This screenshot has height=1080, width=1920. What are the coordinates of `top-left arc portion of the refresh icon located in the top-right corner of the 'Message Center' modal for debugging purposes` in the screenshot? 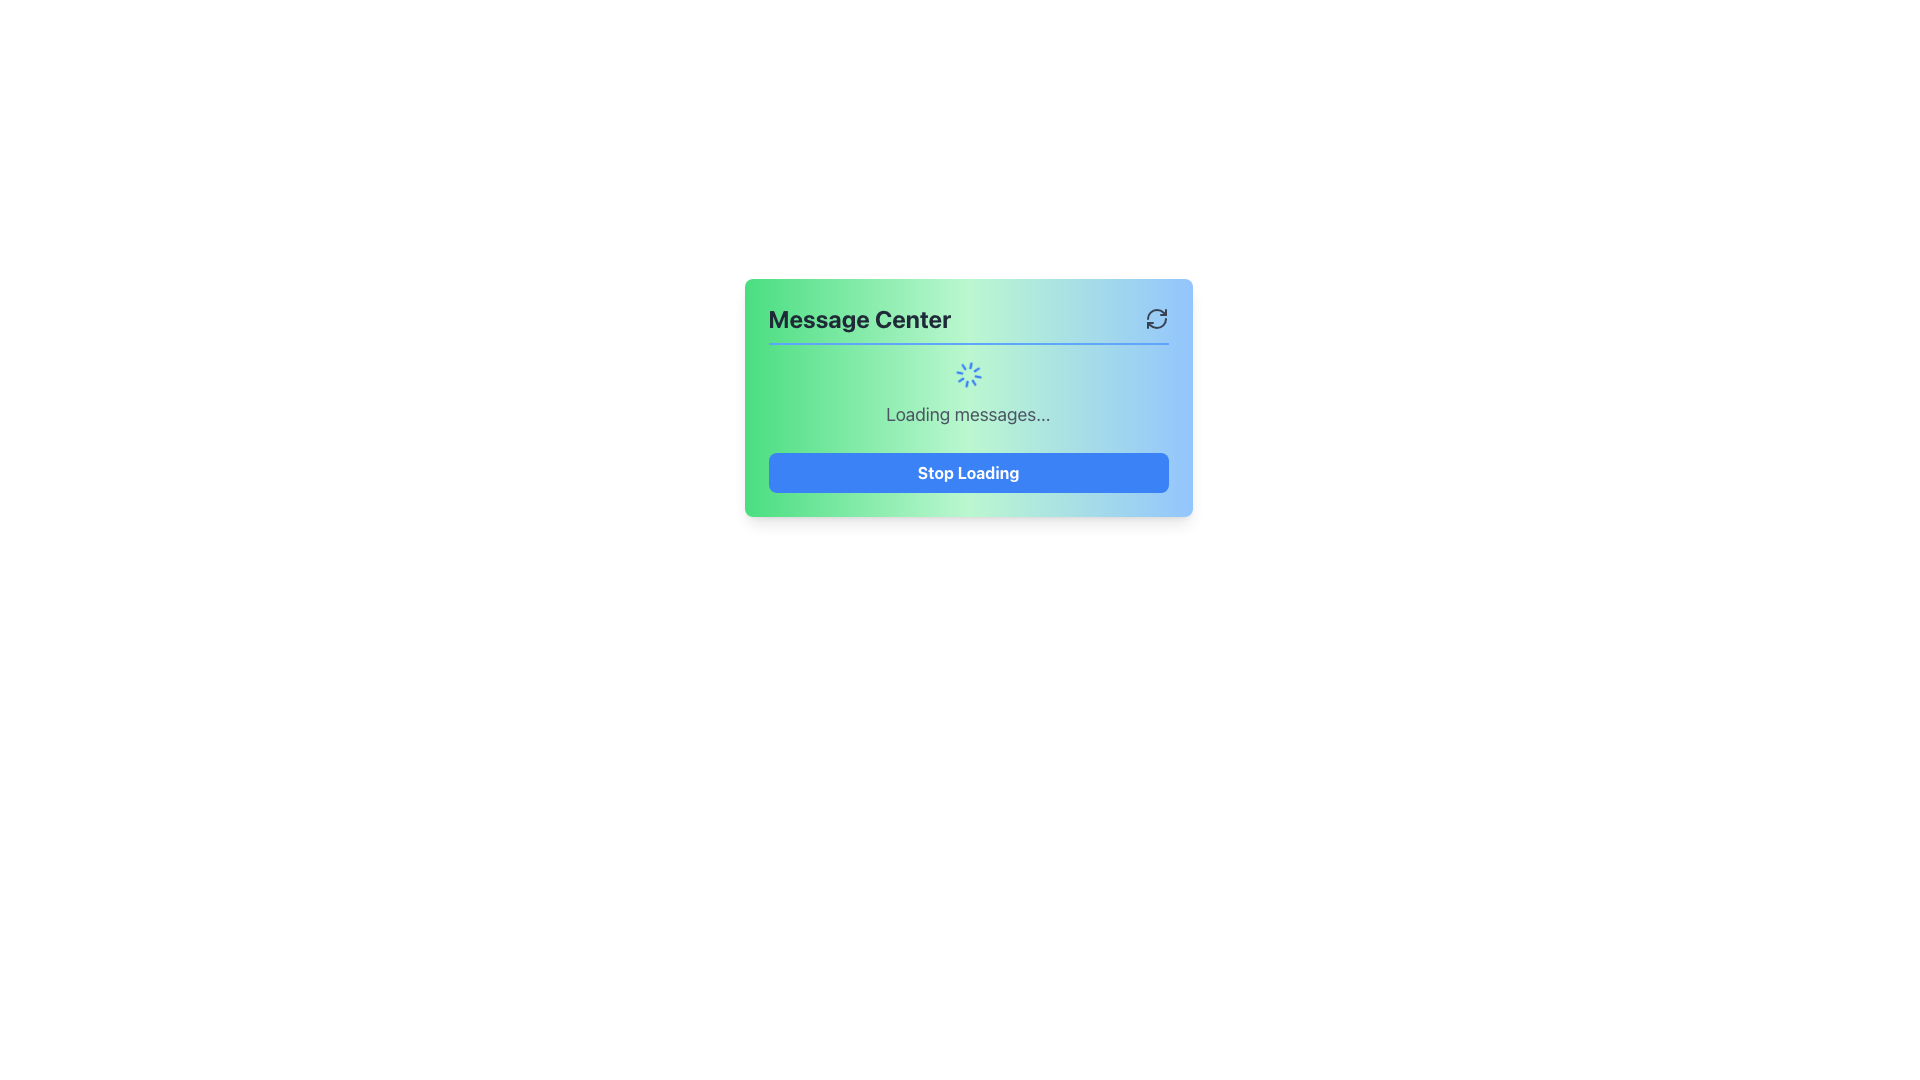 It's located at (1156, 314).